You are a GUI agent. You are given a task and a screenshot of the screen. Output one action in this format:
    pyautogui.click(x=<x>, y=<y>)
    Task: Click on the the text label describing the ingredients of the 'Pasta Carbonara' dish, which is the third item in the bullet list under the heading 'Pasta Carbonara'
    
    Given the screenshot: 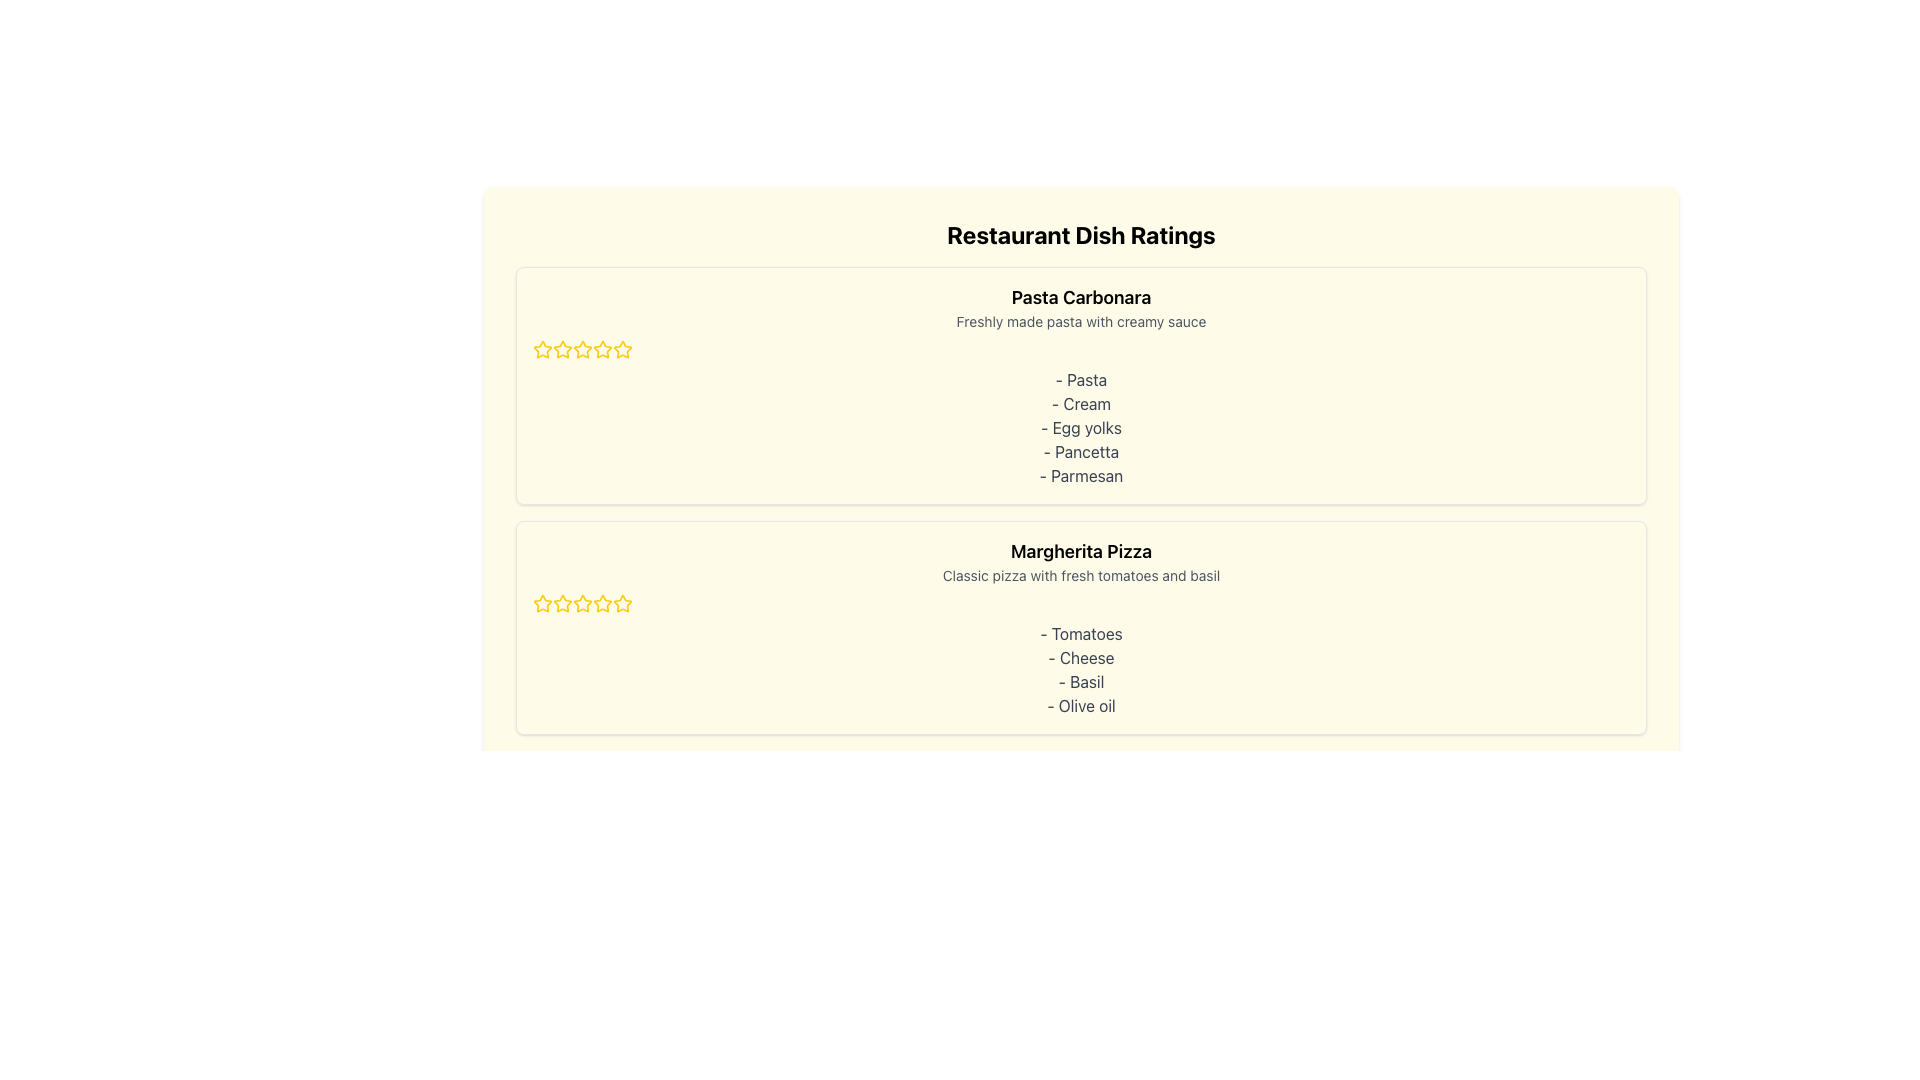 What is the action you would take?
    pyautogui.click(x=1080, y=427)
    